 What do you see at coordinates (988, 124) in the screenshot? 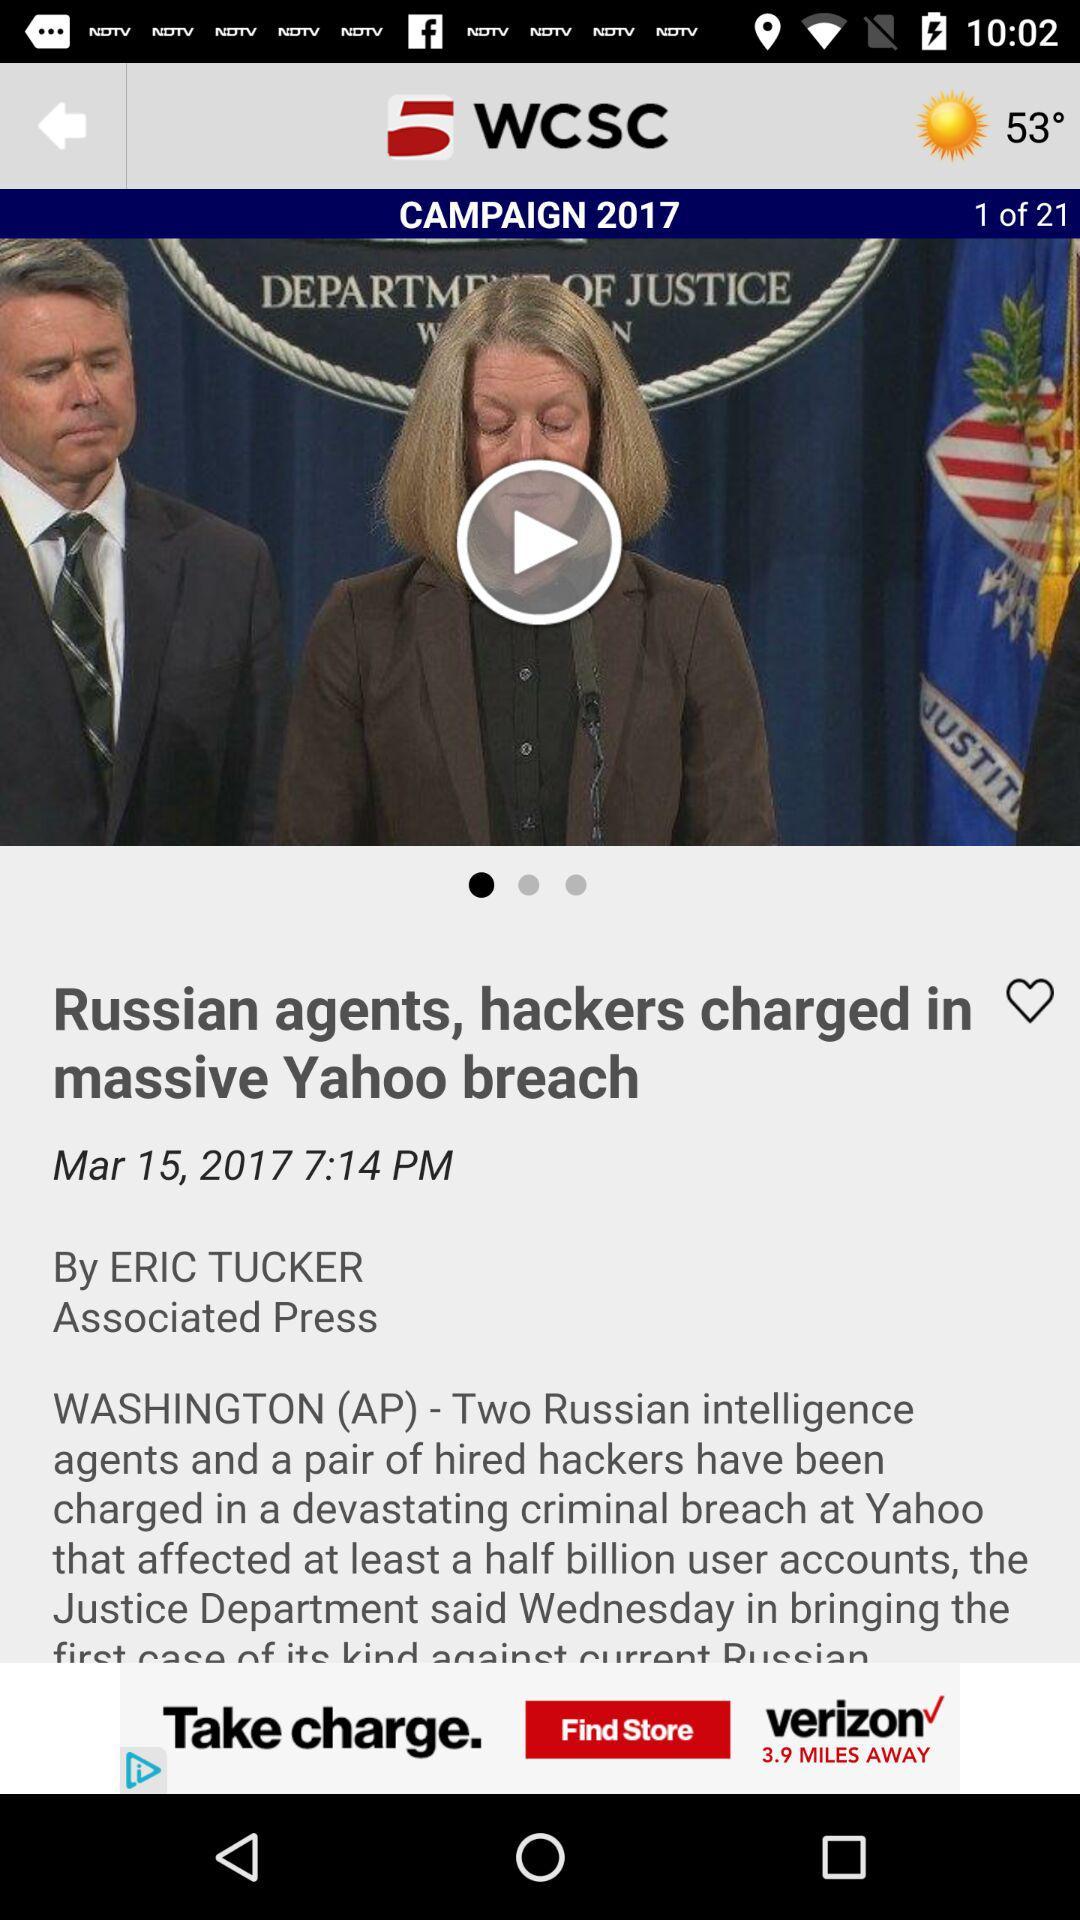
I see `the settings icon` at bounding box center [988, 124].